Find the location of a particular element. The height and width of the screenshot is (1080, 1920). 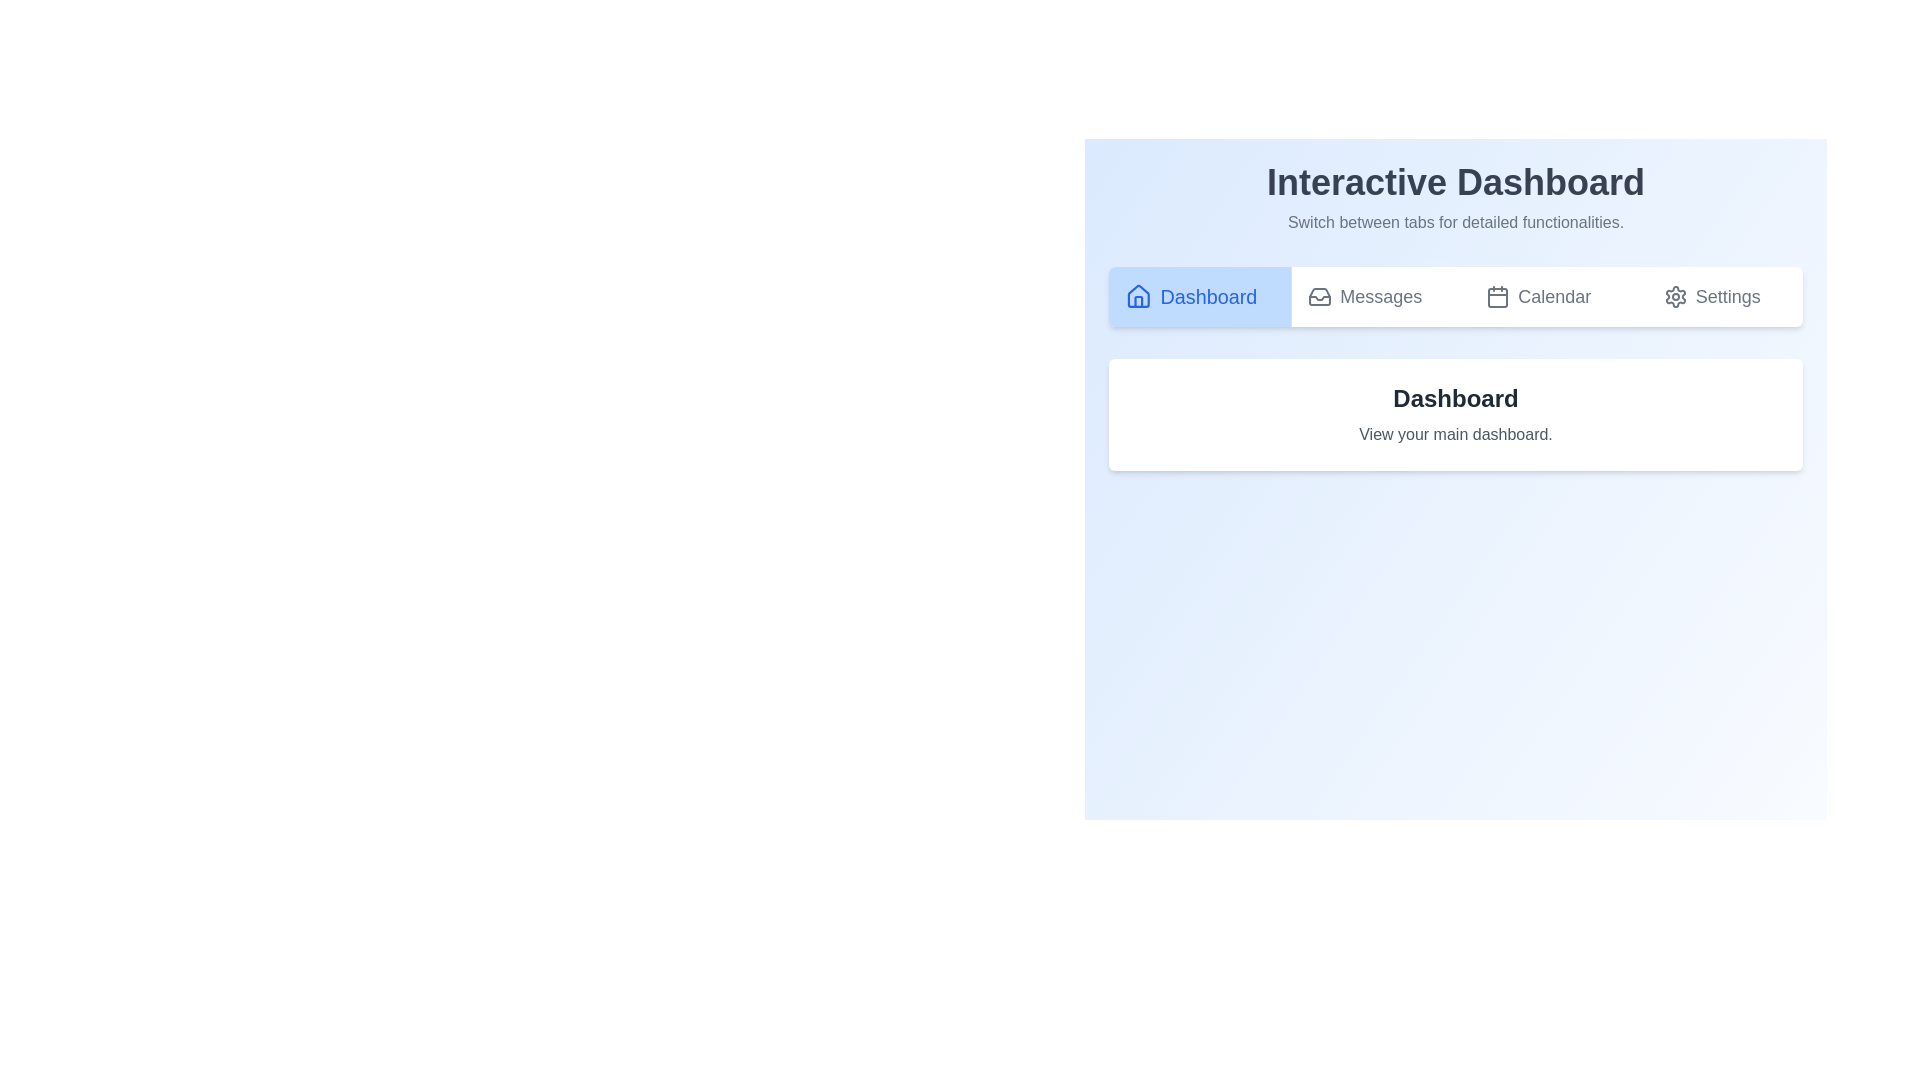

the button in the navigation bar at the top central region is located at coordinates (1455, 297).